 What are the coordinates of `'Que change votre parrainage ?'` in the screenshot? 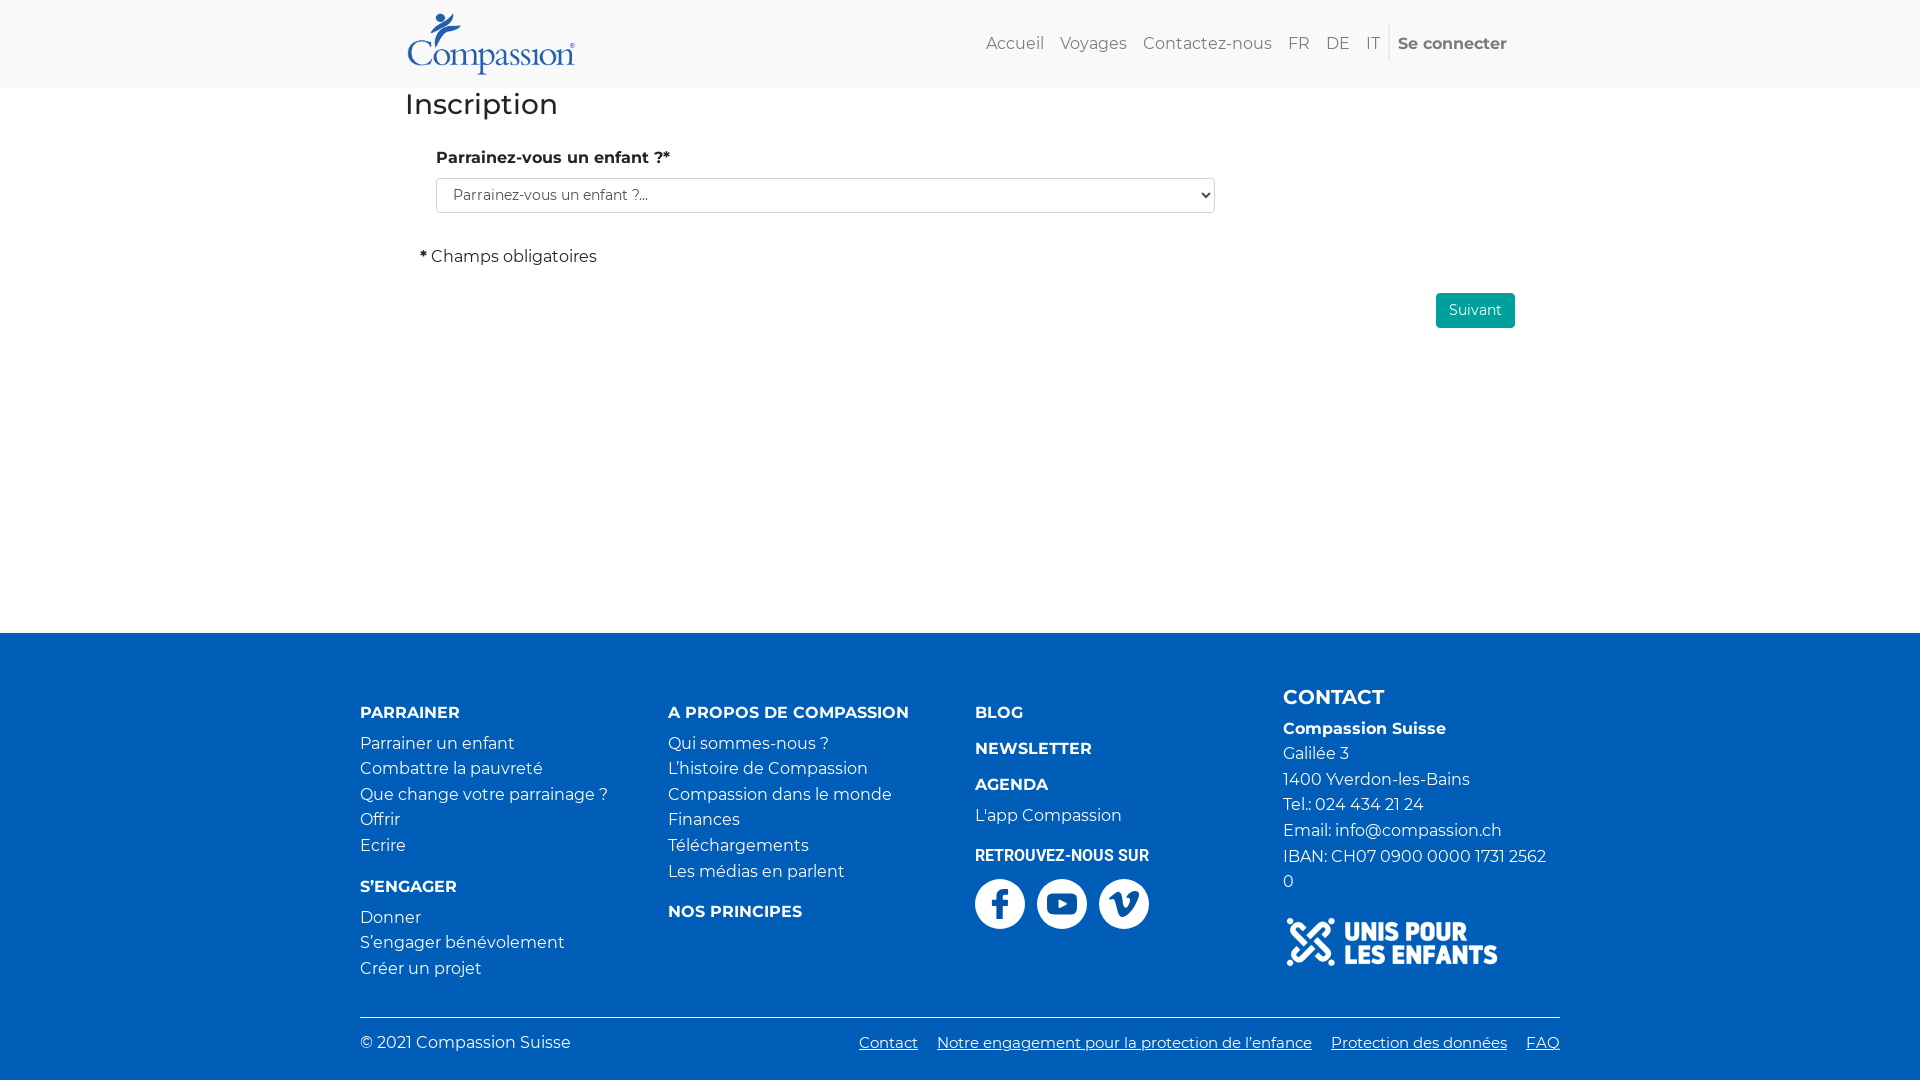 It's located at (484, 793).